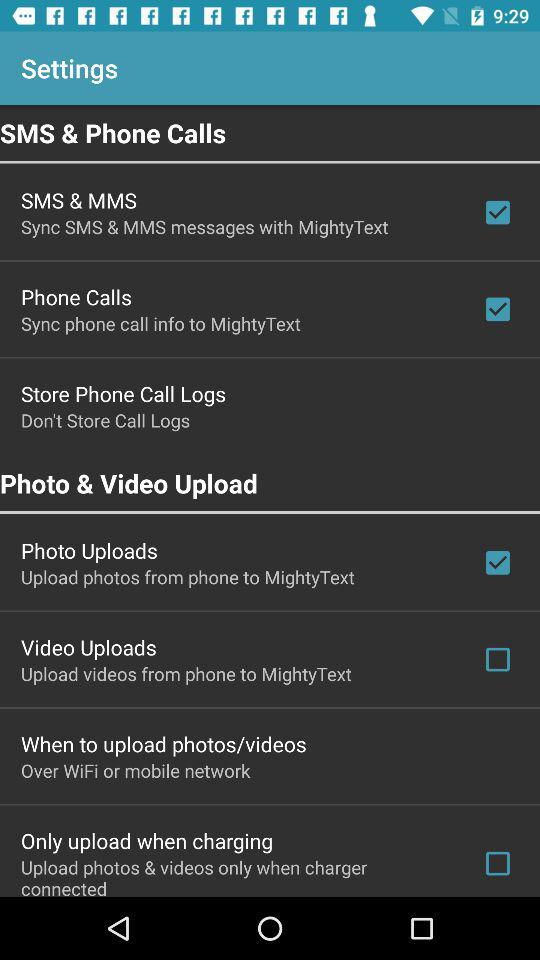  Describe the element at coordinates (87, 646) in the screenshot. I see `the video uploads item` at that location.